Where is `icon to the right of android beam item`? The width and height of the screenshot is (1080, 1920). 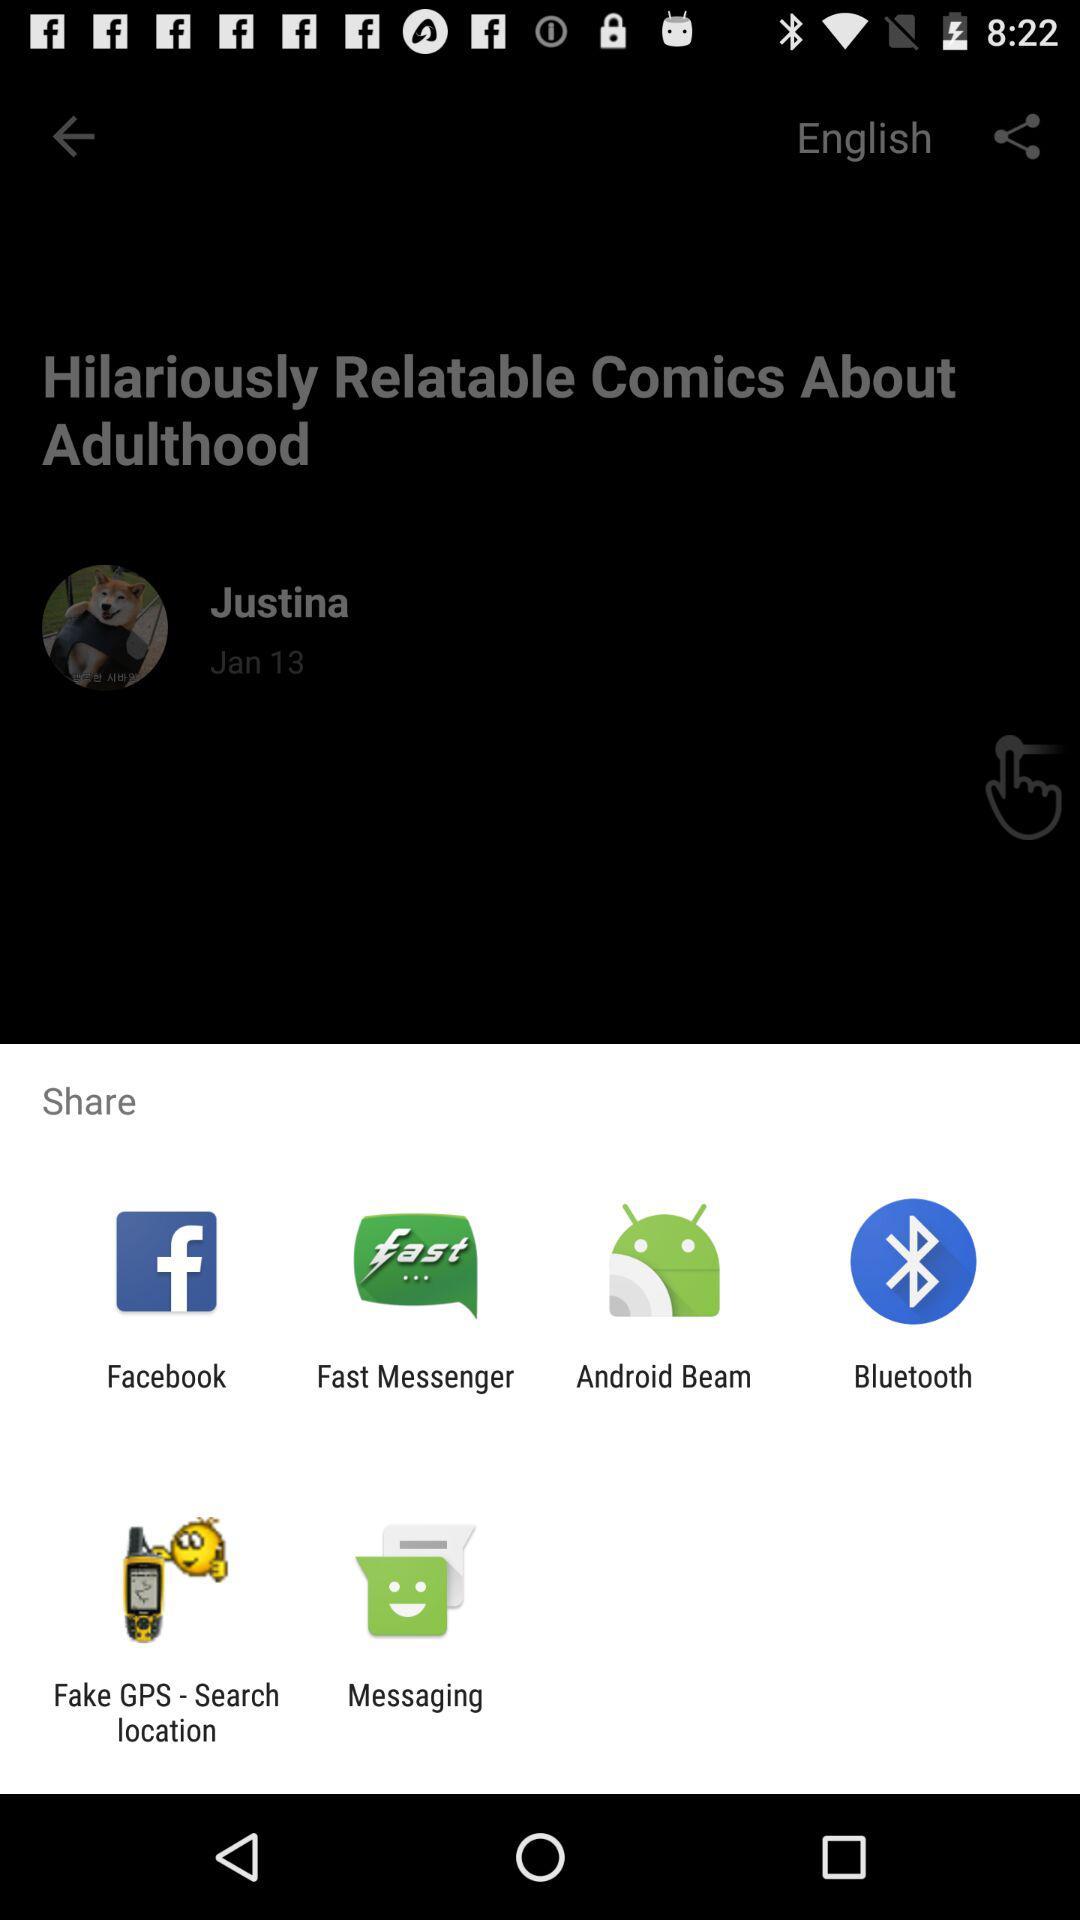
icon to the right of android beam item is located at coordinates (913, 1392).